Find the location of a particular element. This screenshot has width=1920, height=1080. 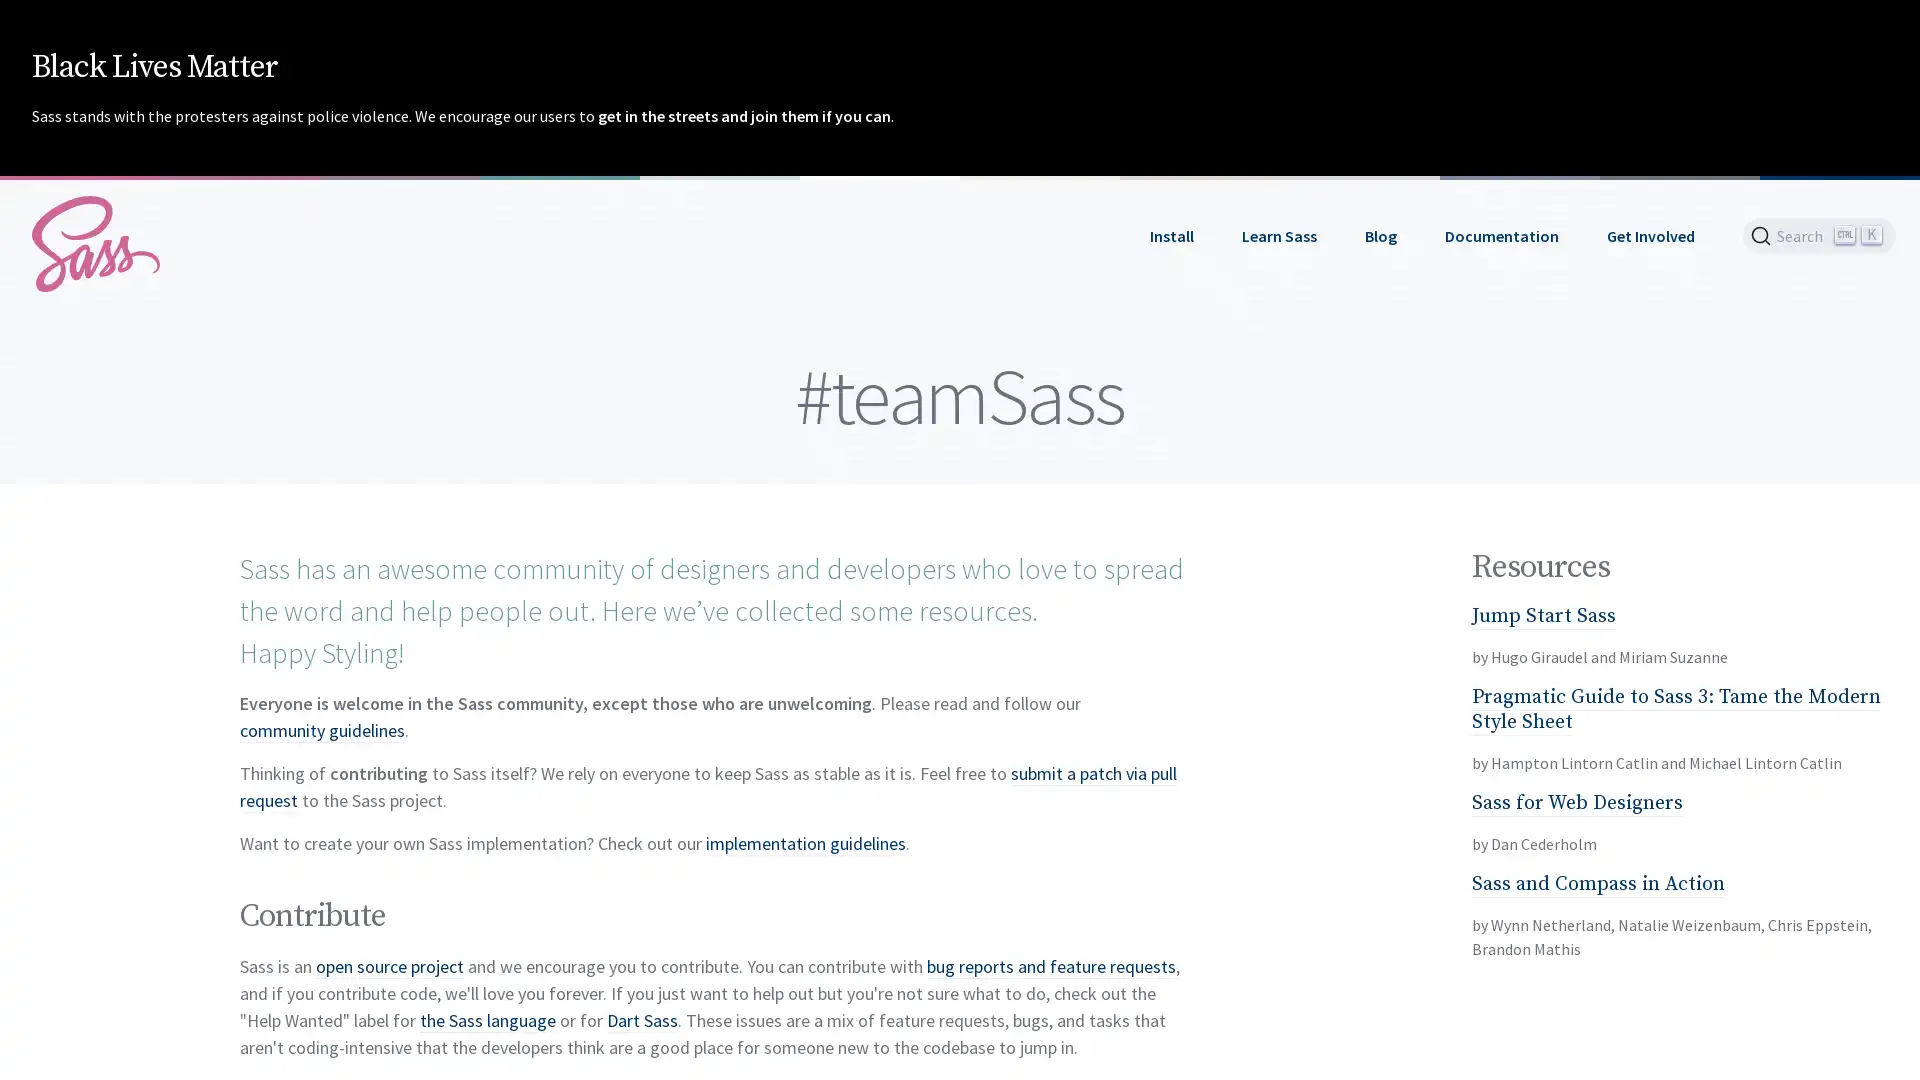

Search is located at coordinates (1819, 234).